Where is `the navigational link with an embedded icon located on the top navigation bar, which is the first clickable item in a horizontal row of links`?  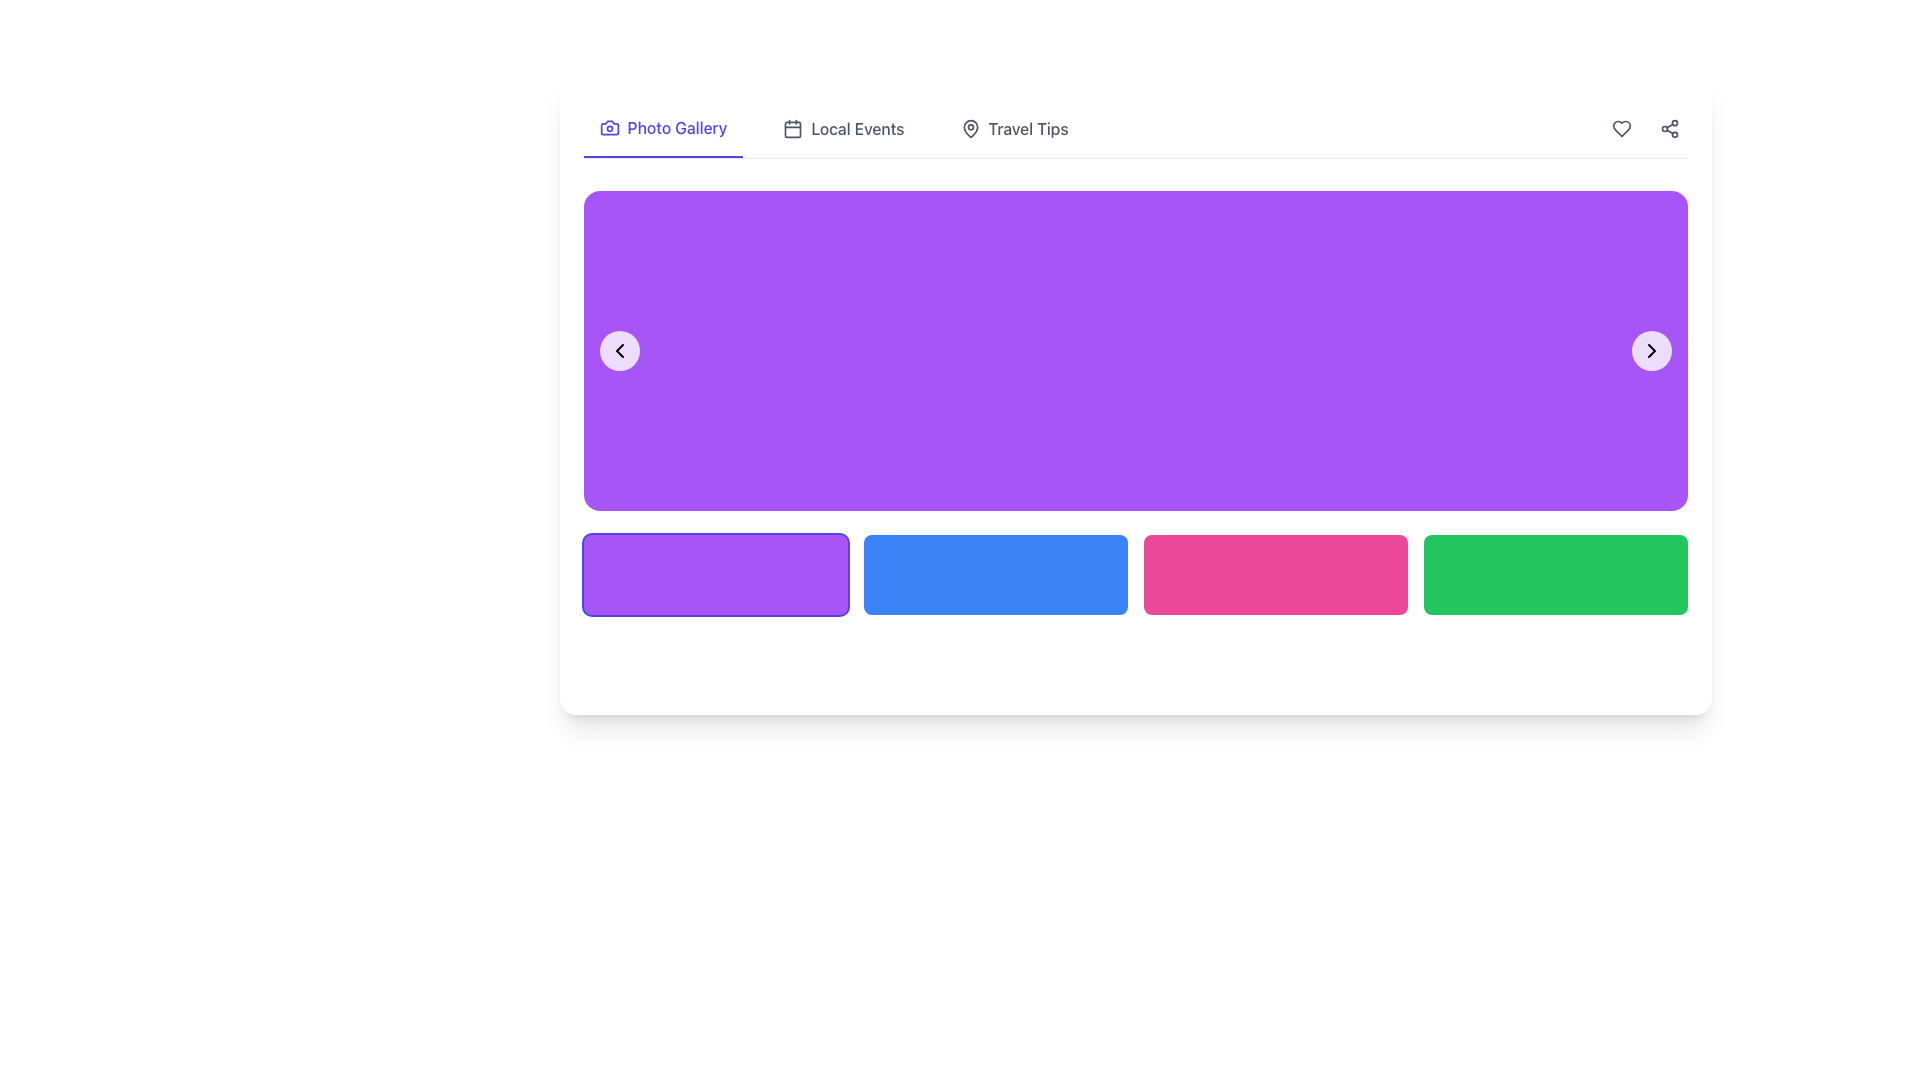
the navigational link with an embedded icon located on the top navigation bar, which is the first clickable item in a horizontal row of links is located at coordinates (662, 128).